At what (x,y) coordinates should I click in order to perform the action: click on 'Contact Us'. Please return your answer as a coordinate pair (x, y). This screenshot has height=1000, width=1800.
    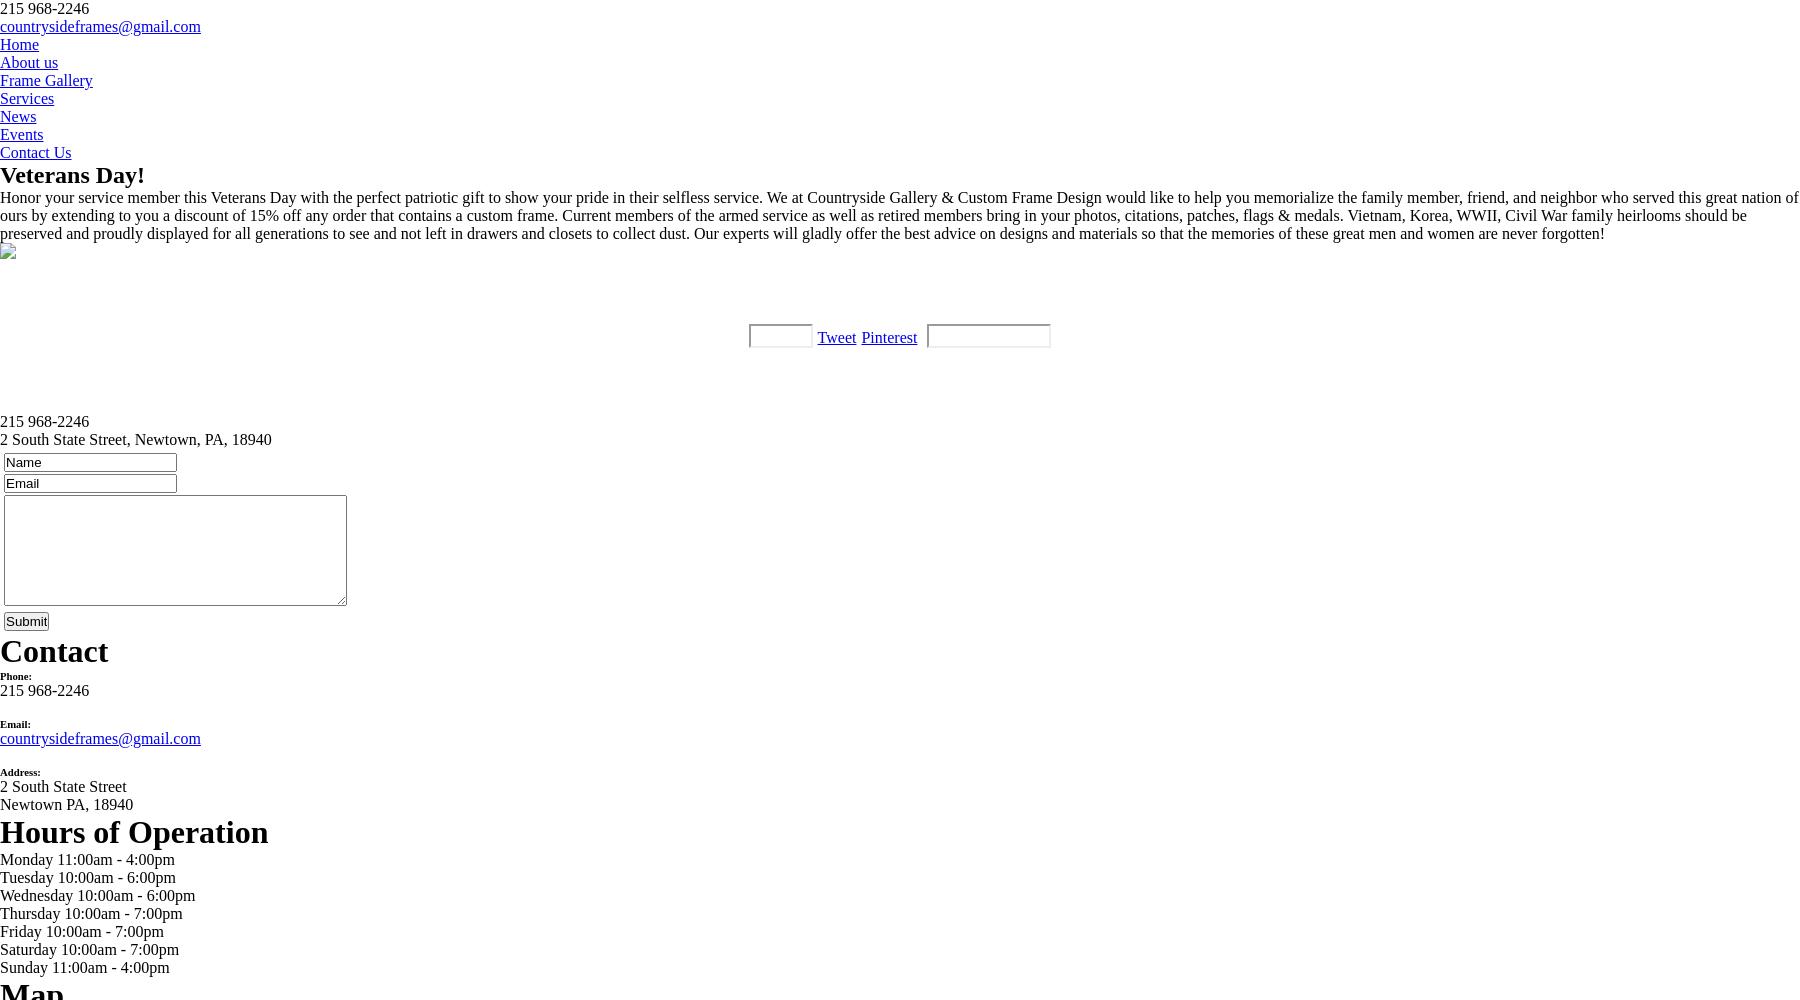
    Looking at the image, I should click on (34, 152).